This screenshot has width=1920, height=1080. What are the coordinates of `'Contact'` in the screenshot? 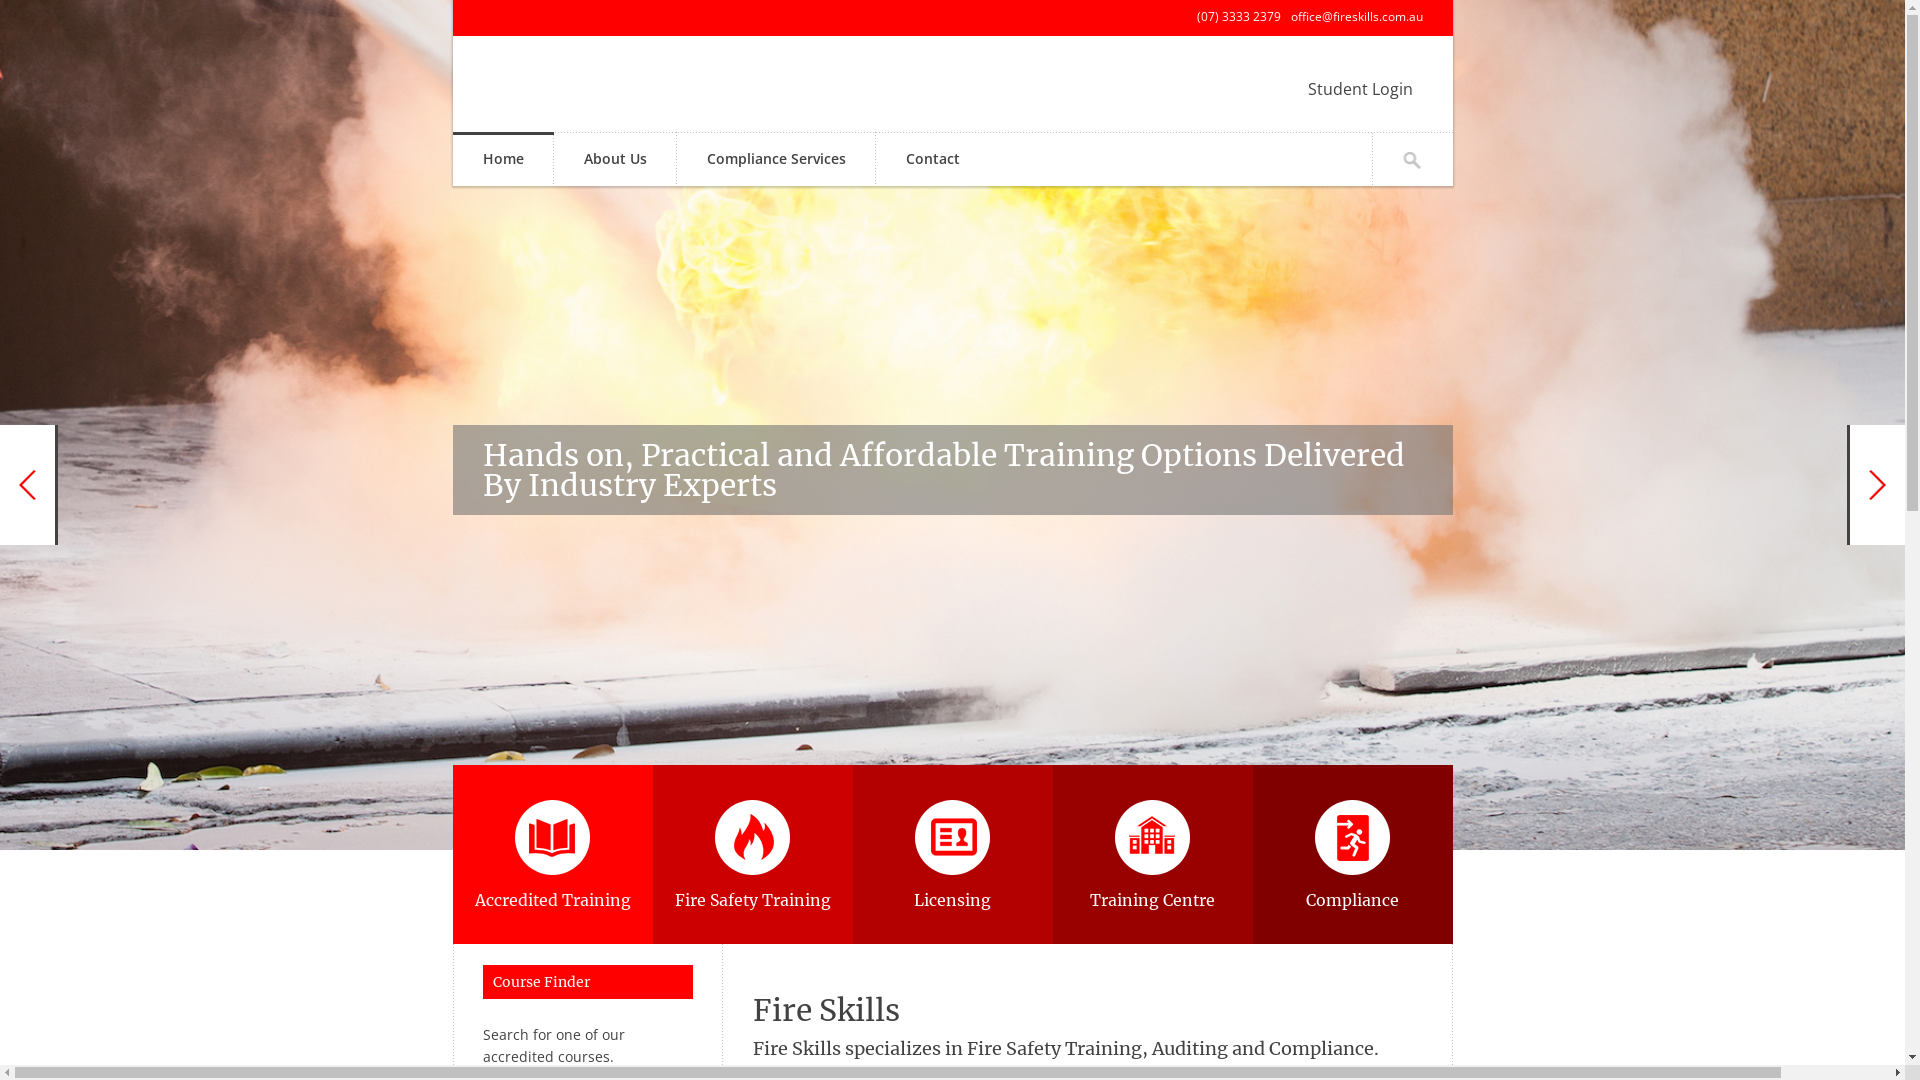 It's located at (931, 159).